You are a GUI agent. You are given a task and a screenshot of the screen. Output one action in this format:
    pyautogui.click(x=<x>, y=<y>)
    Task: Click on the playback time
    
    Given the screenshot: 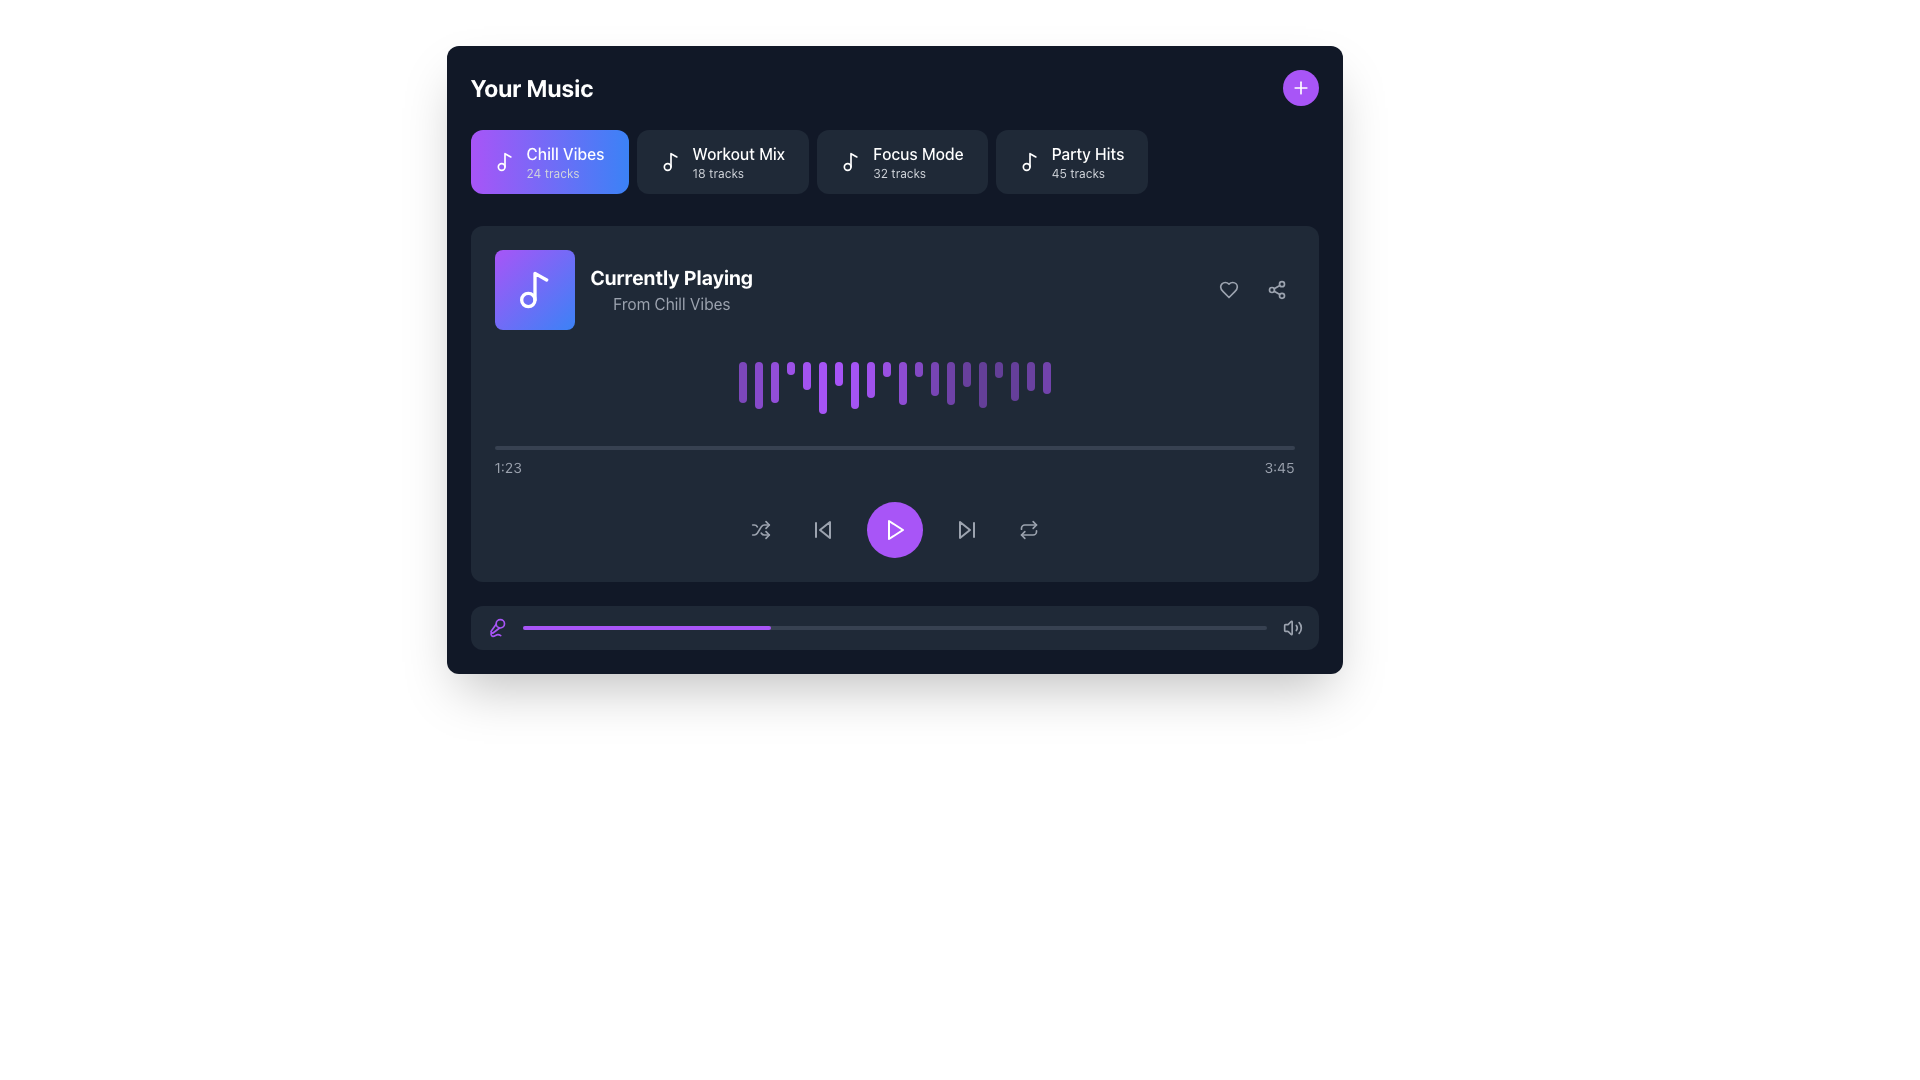 What is the action you would take?
    pyautogui.click(x=494, y=447)
    